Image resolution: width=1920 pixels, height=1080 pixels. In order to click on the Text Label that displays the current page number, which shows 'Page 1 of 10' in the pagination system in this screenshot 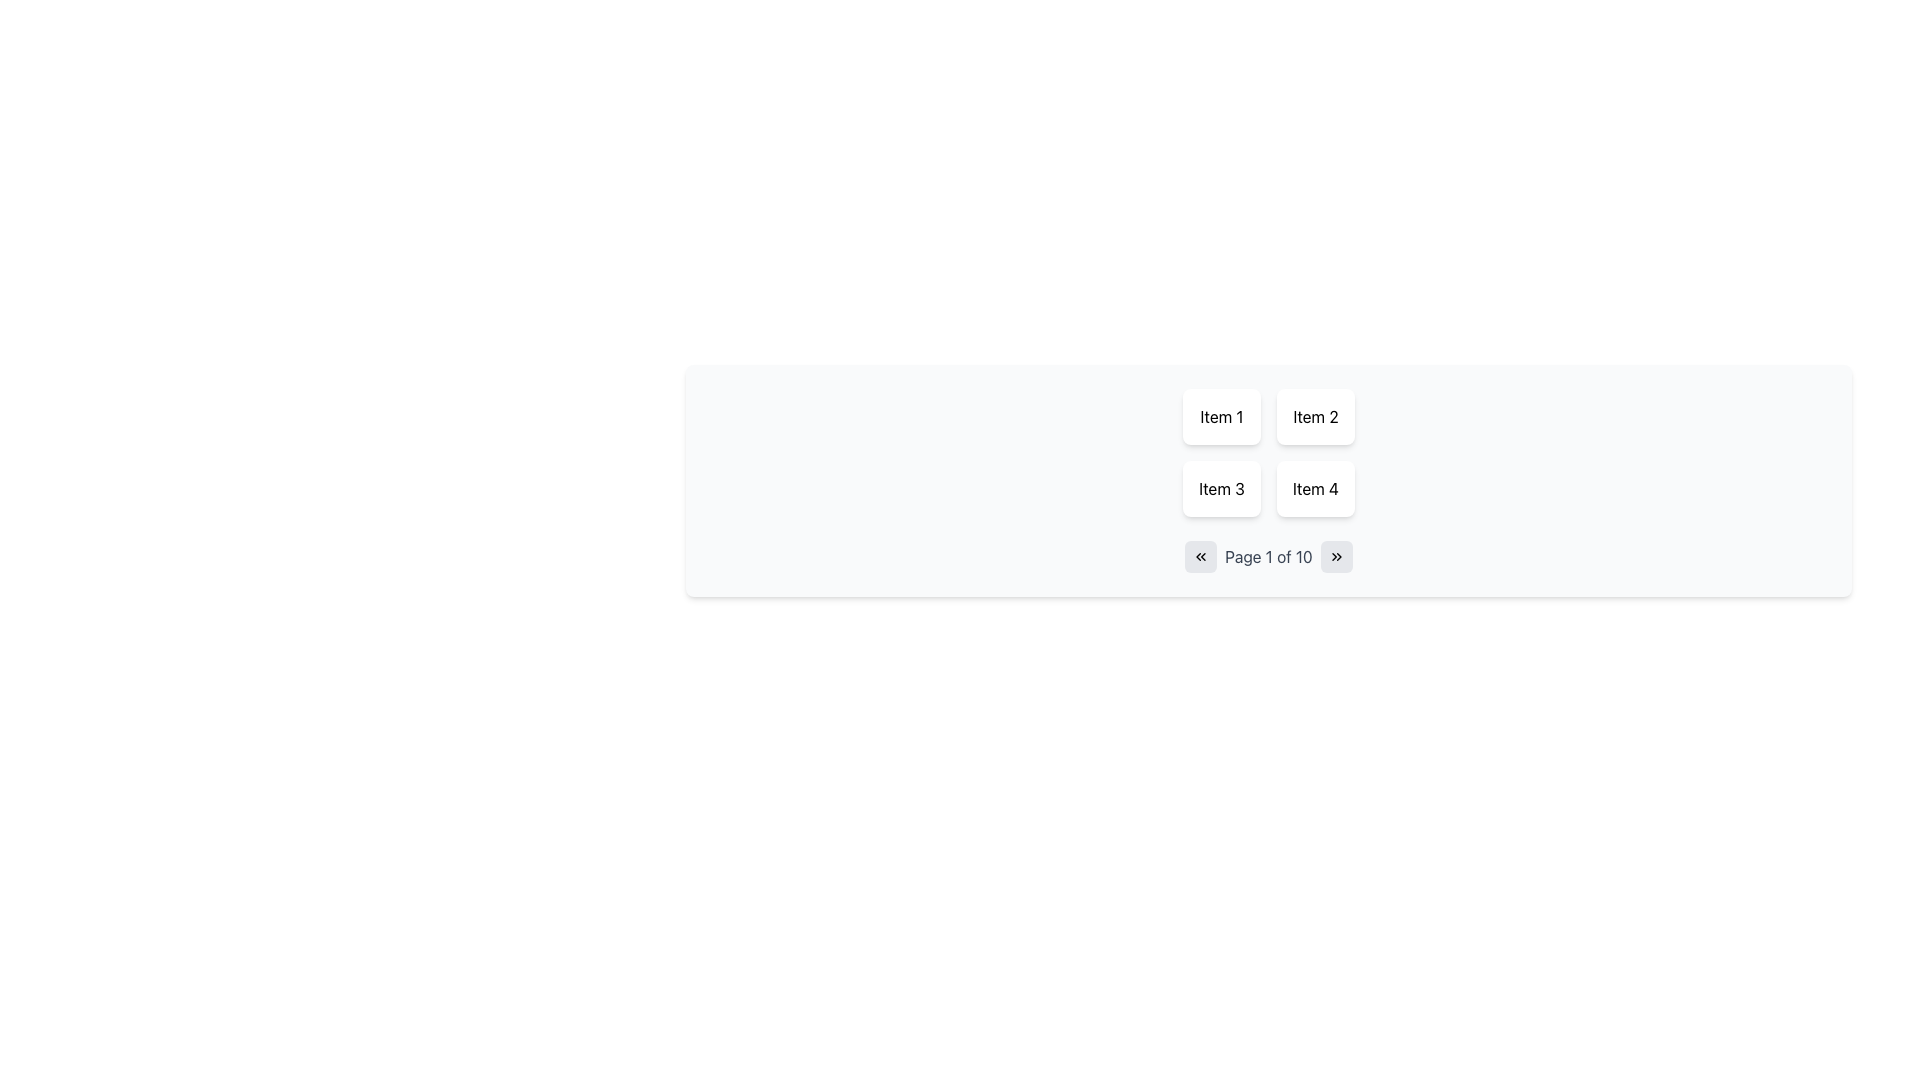, I will do `click(1267, 556)`.